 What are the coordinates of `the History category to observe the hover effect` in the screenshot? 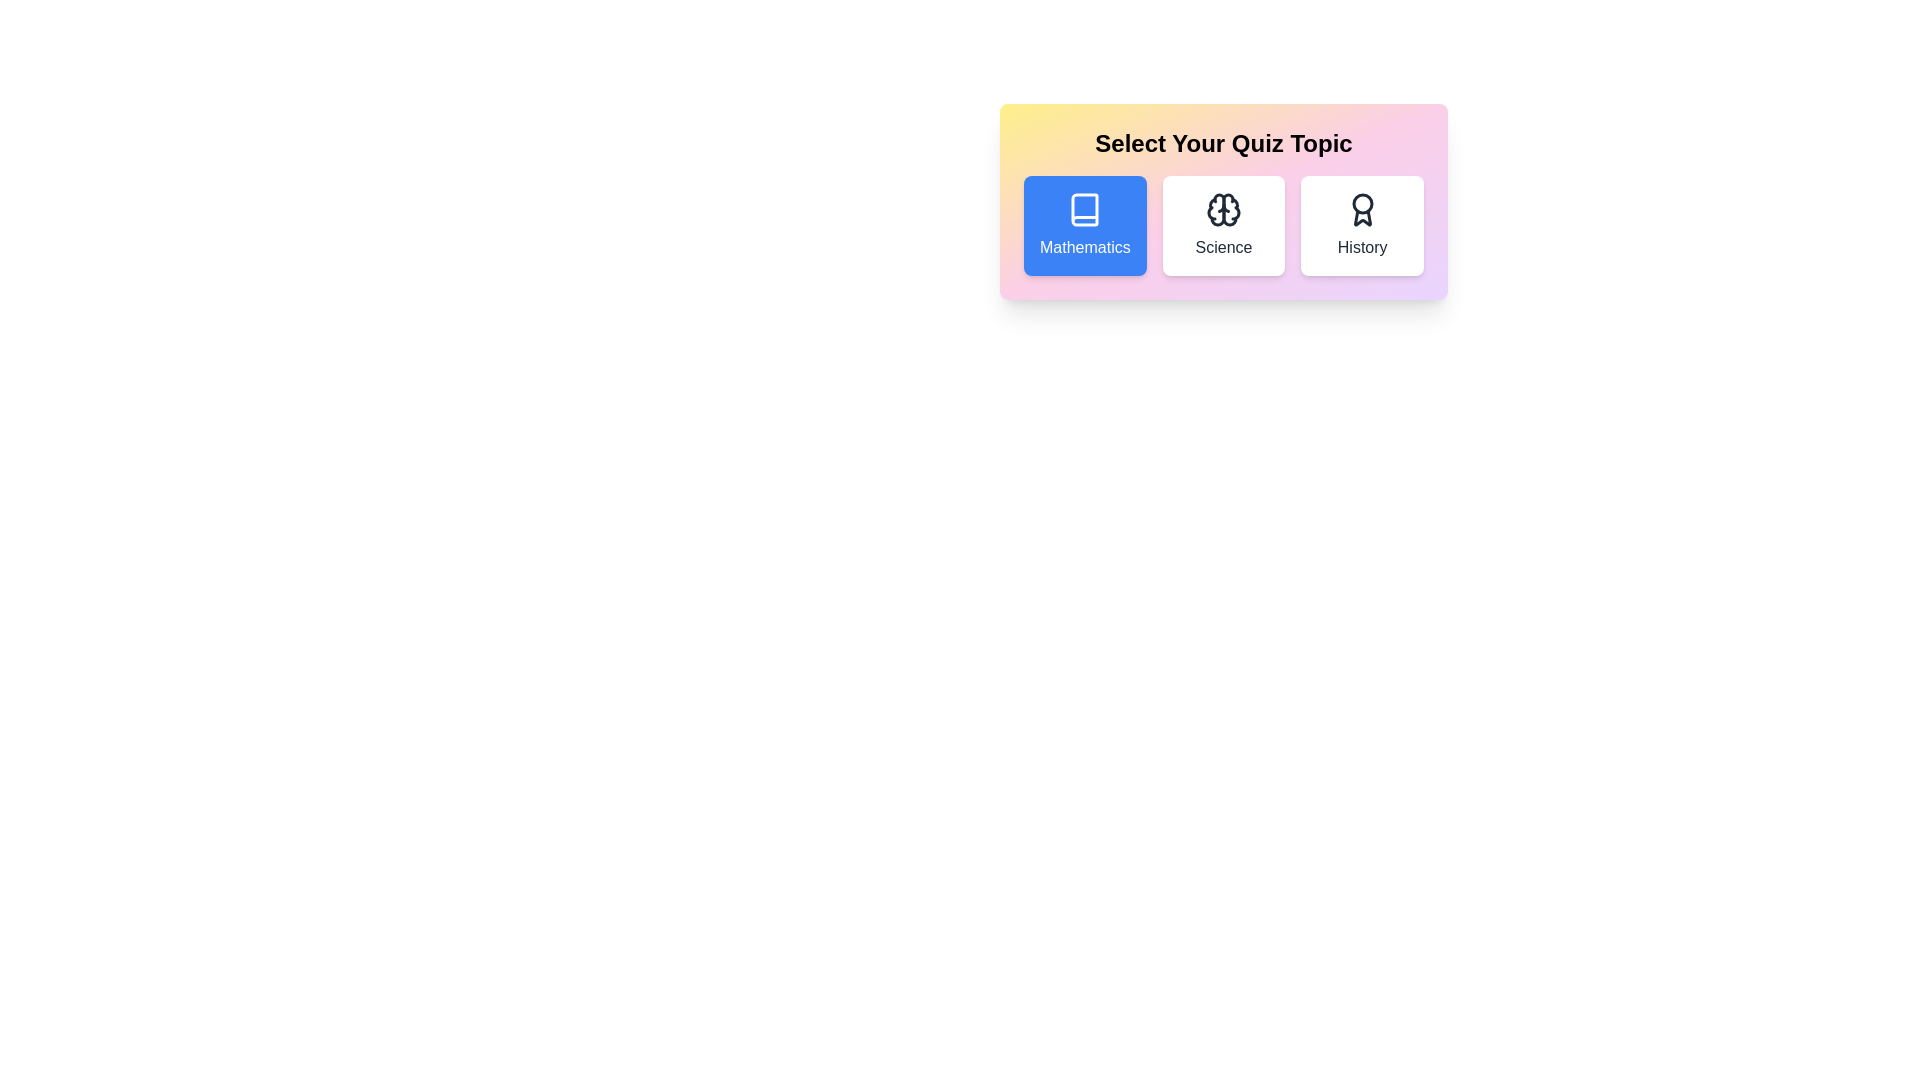 It's located at (1362, 225).